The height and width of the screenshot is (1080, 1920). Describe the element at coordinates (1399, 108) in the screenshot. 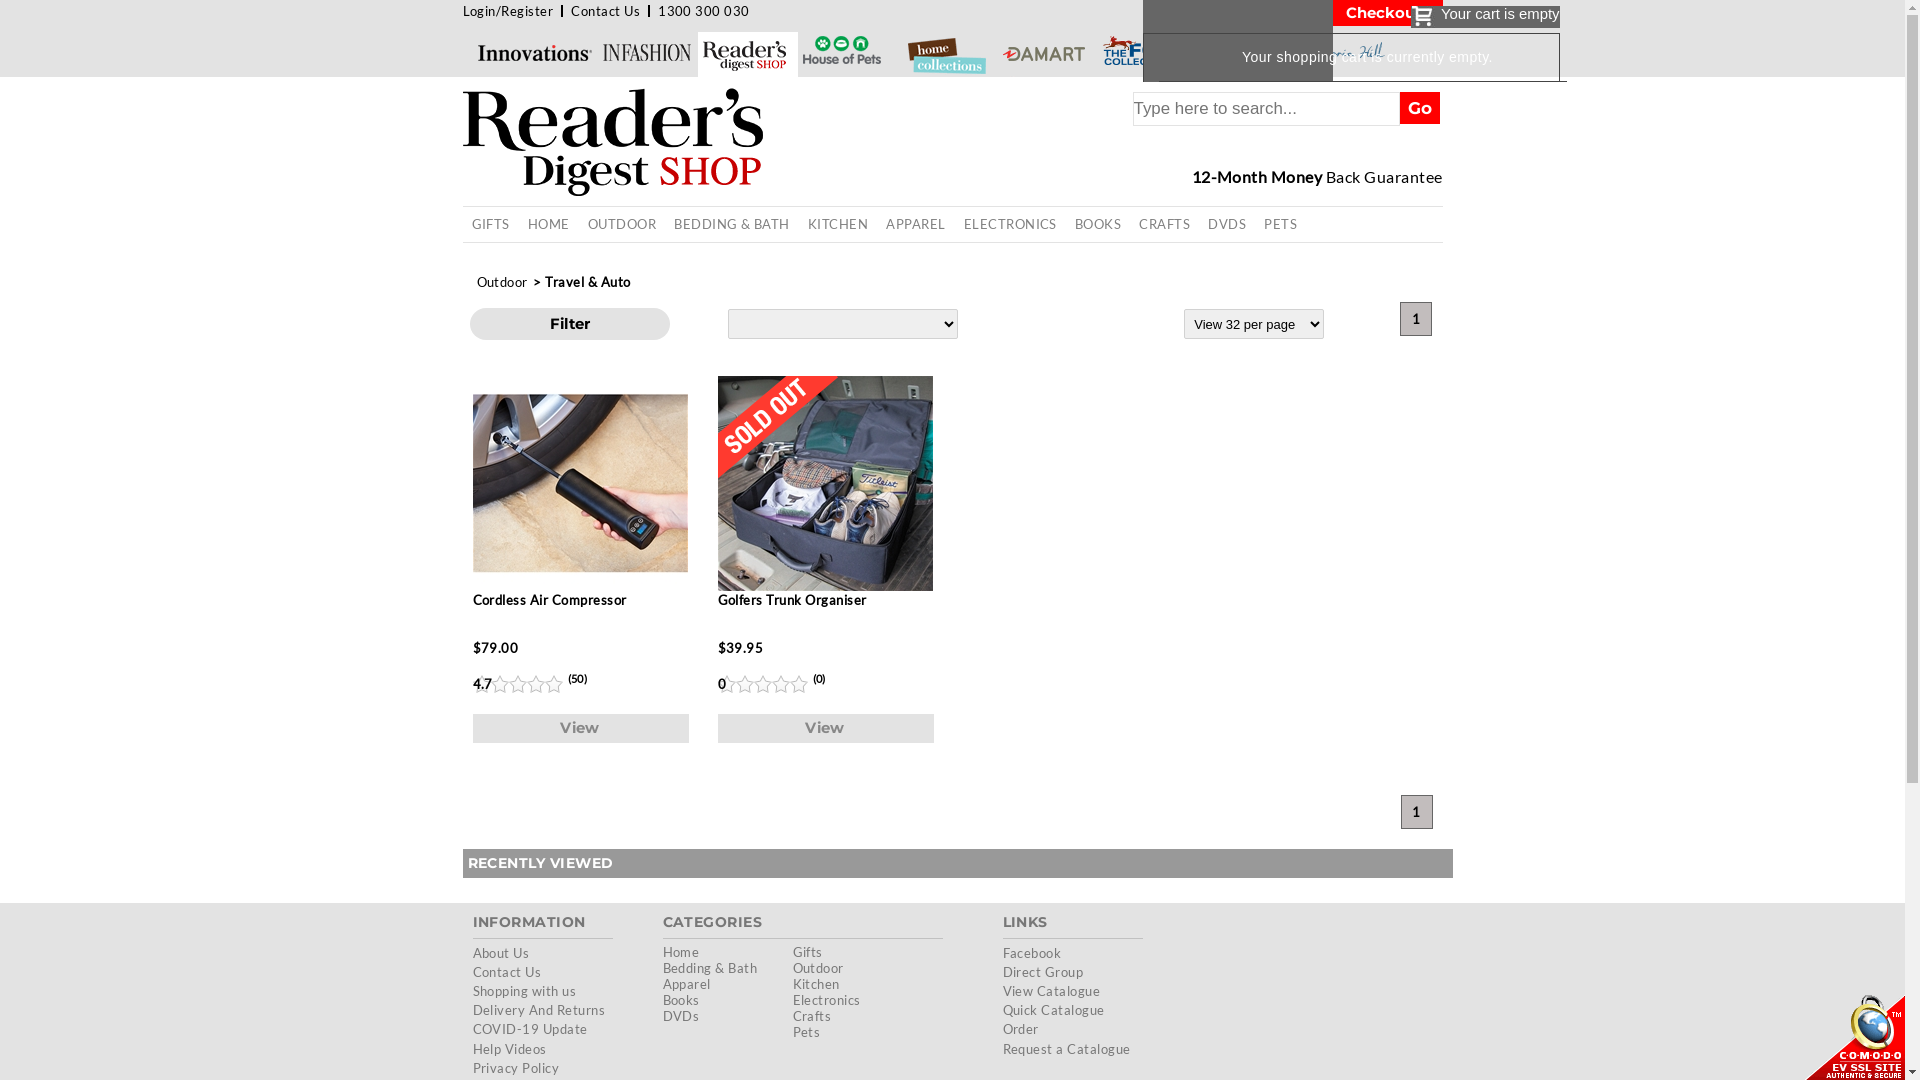

I see `'Go'` at that location.